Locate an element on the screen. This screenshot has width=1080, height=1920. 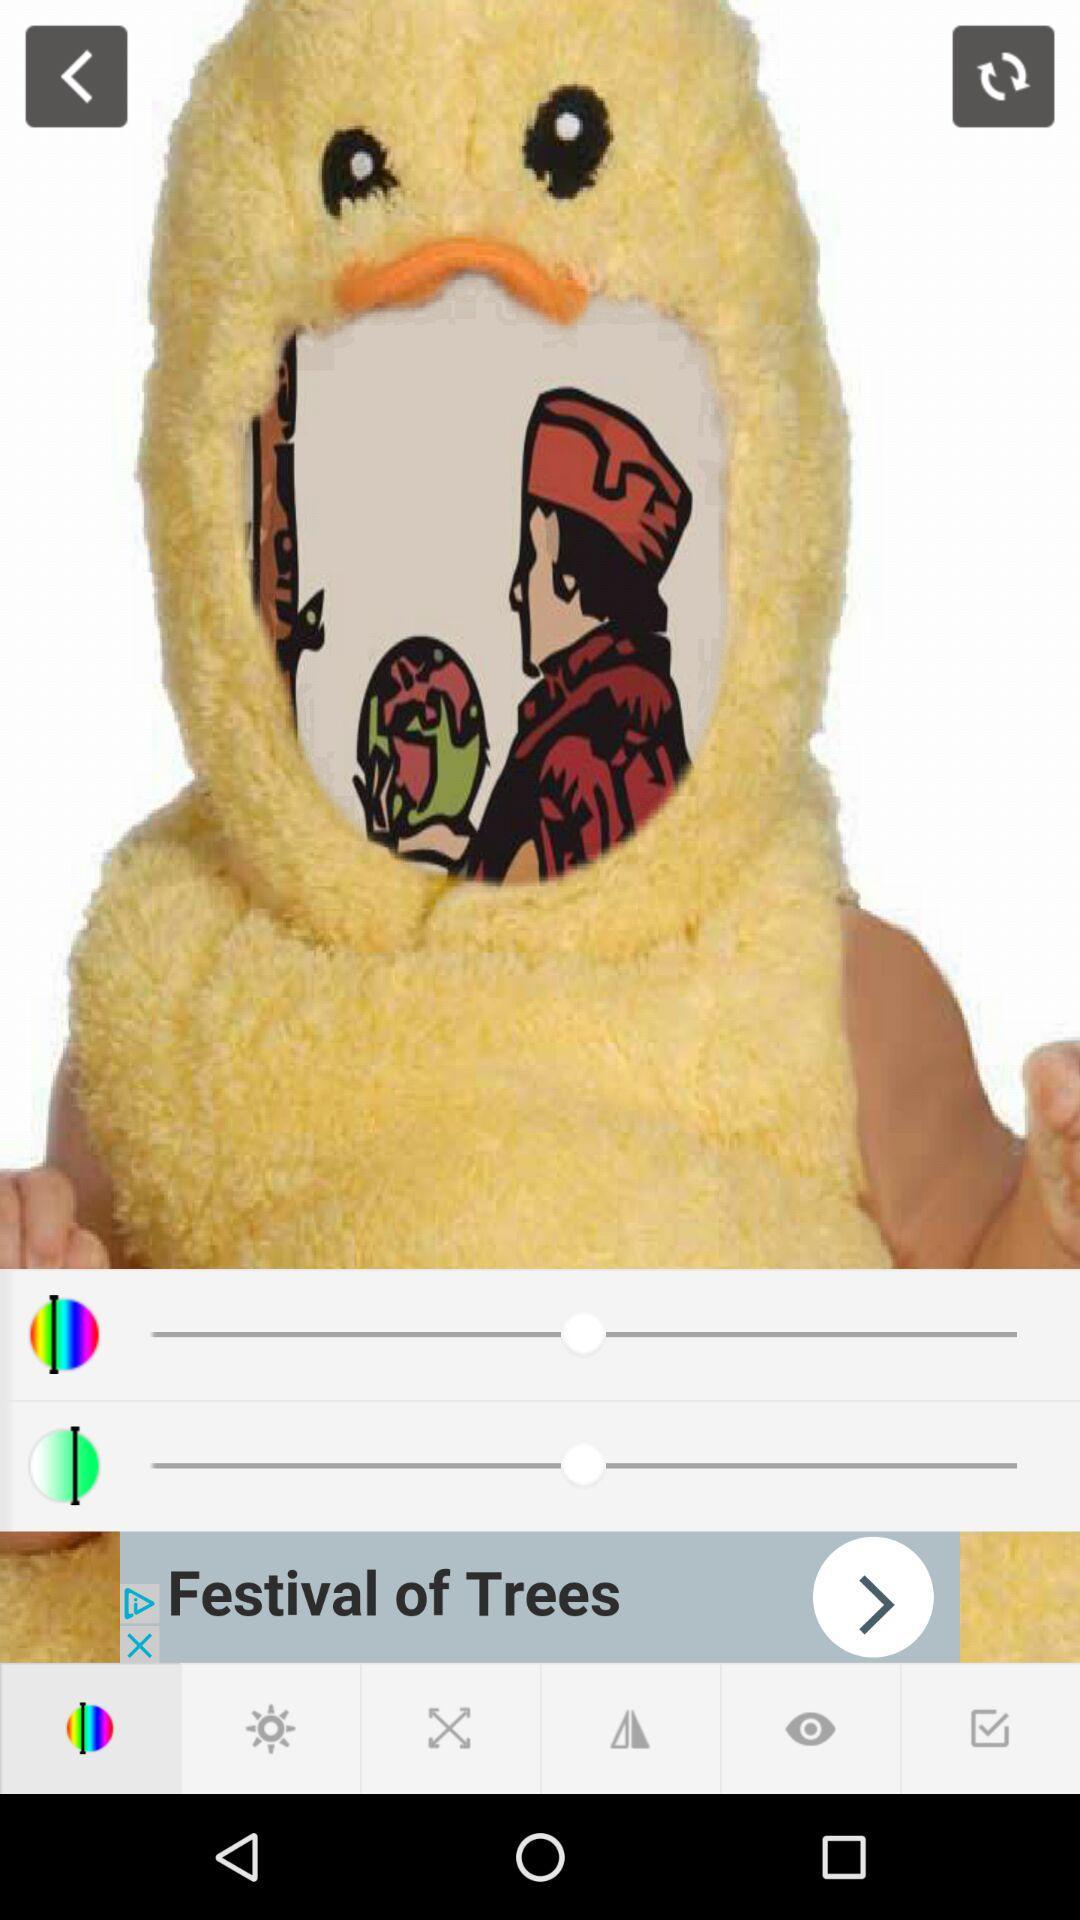
the visibility icon is located at coordinates (810, 1727).